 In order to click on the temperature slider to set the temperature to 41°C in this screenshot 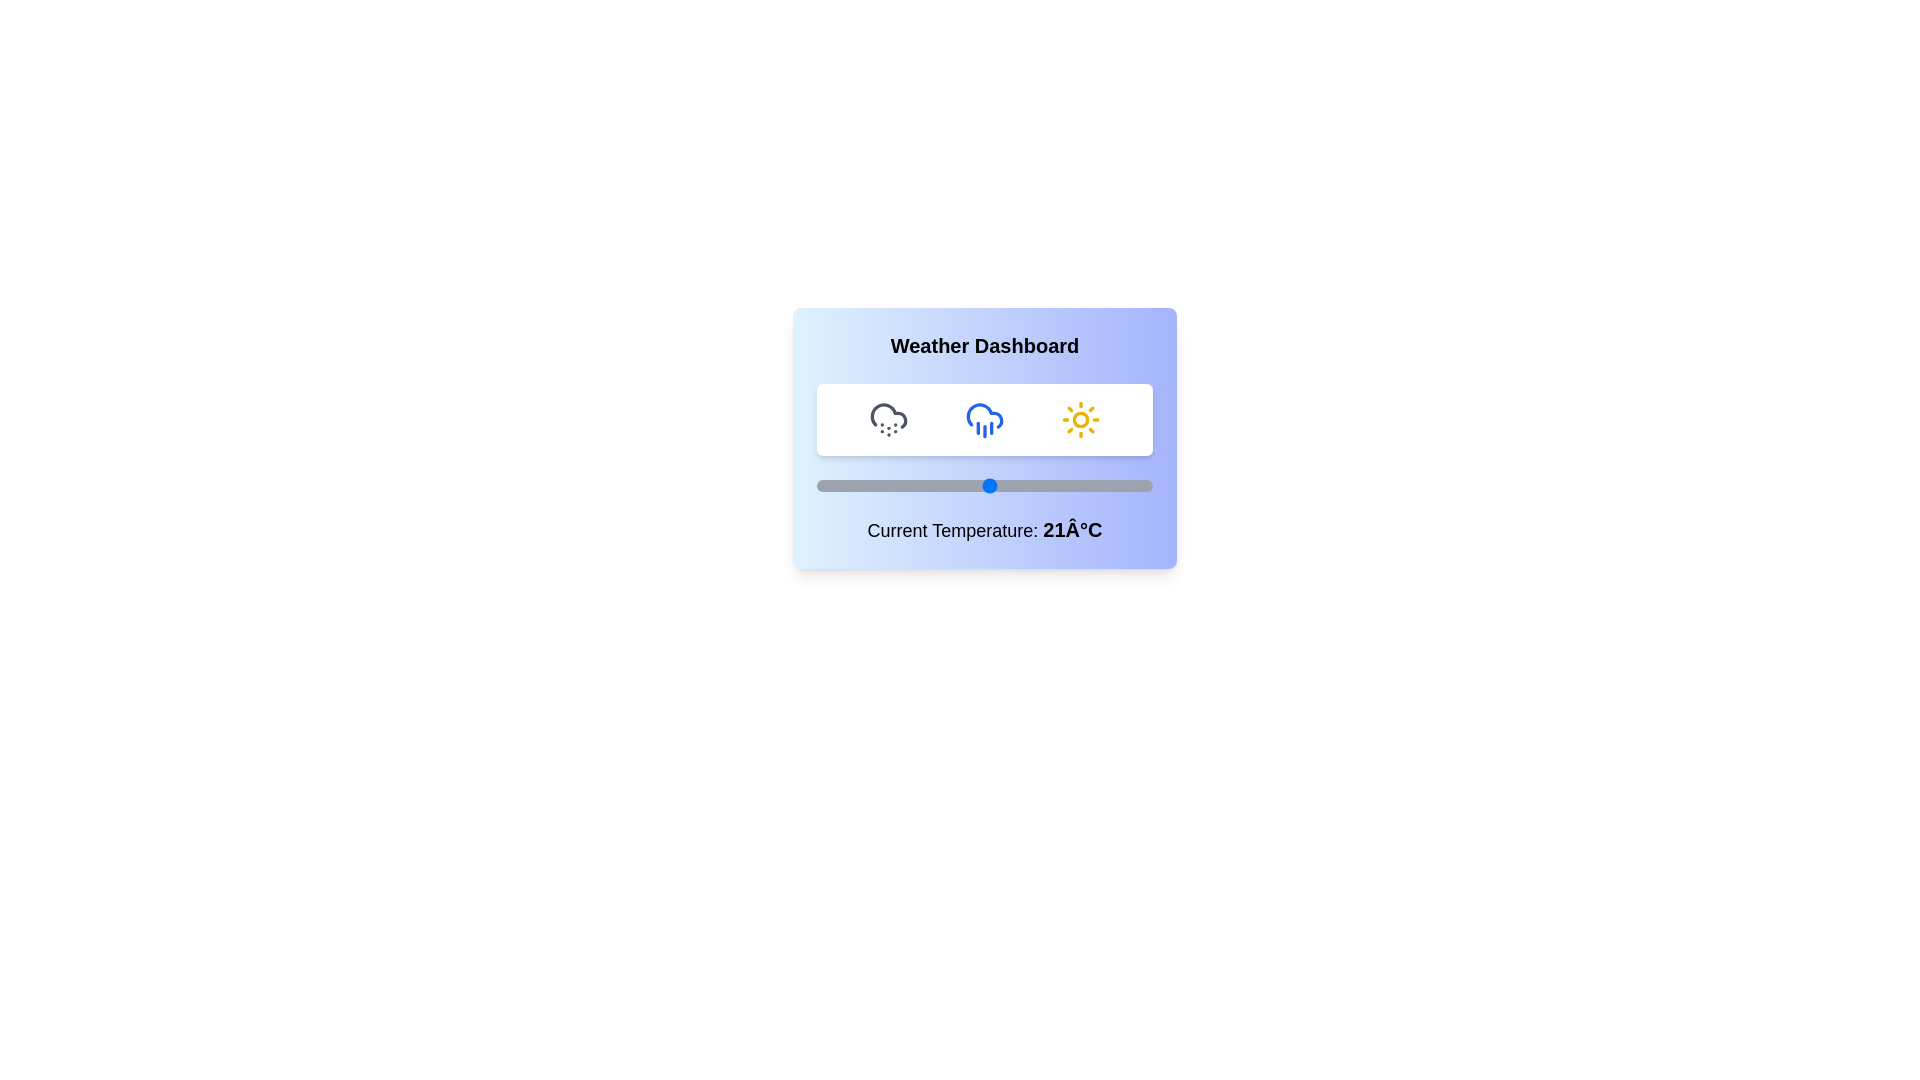, I will do `click(1101, 486)`.